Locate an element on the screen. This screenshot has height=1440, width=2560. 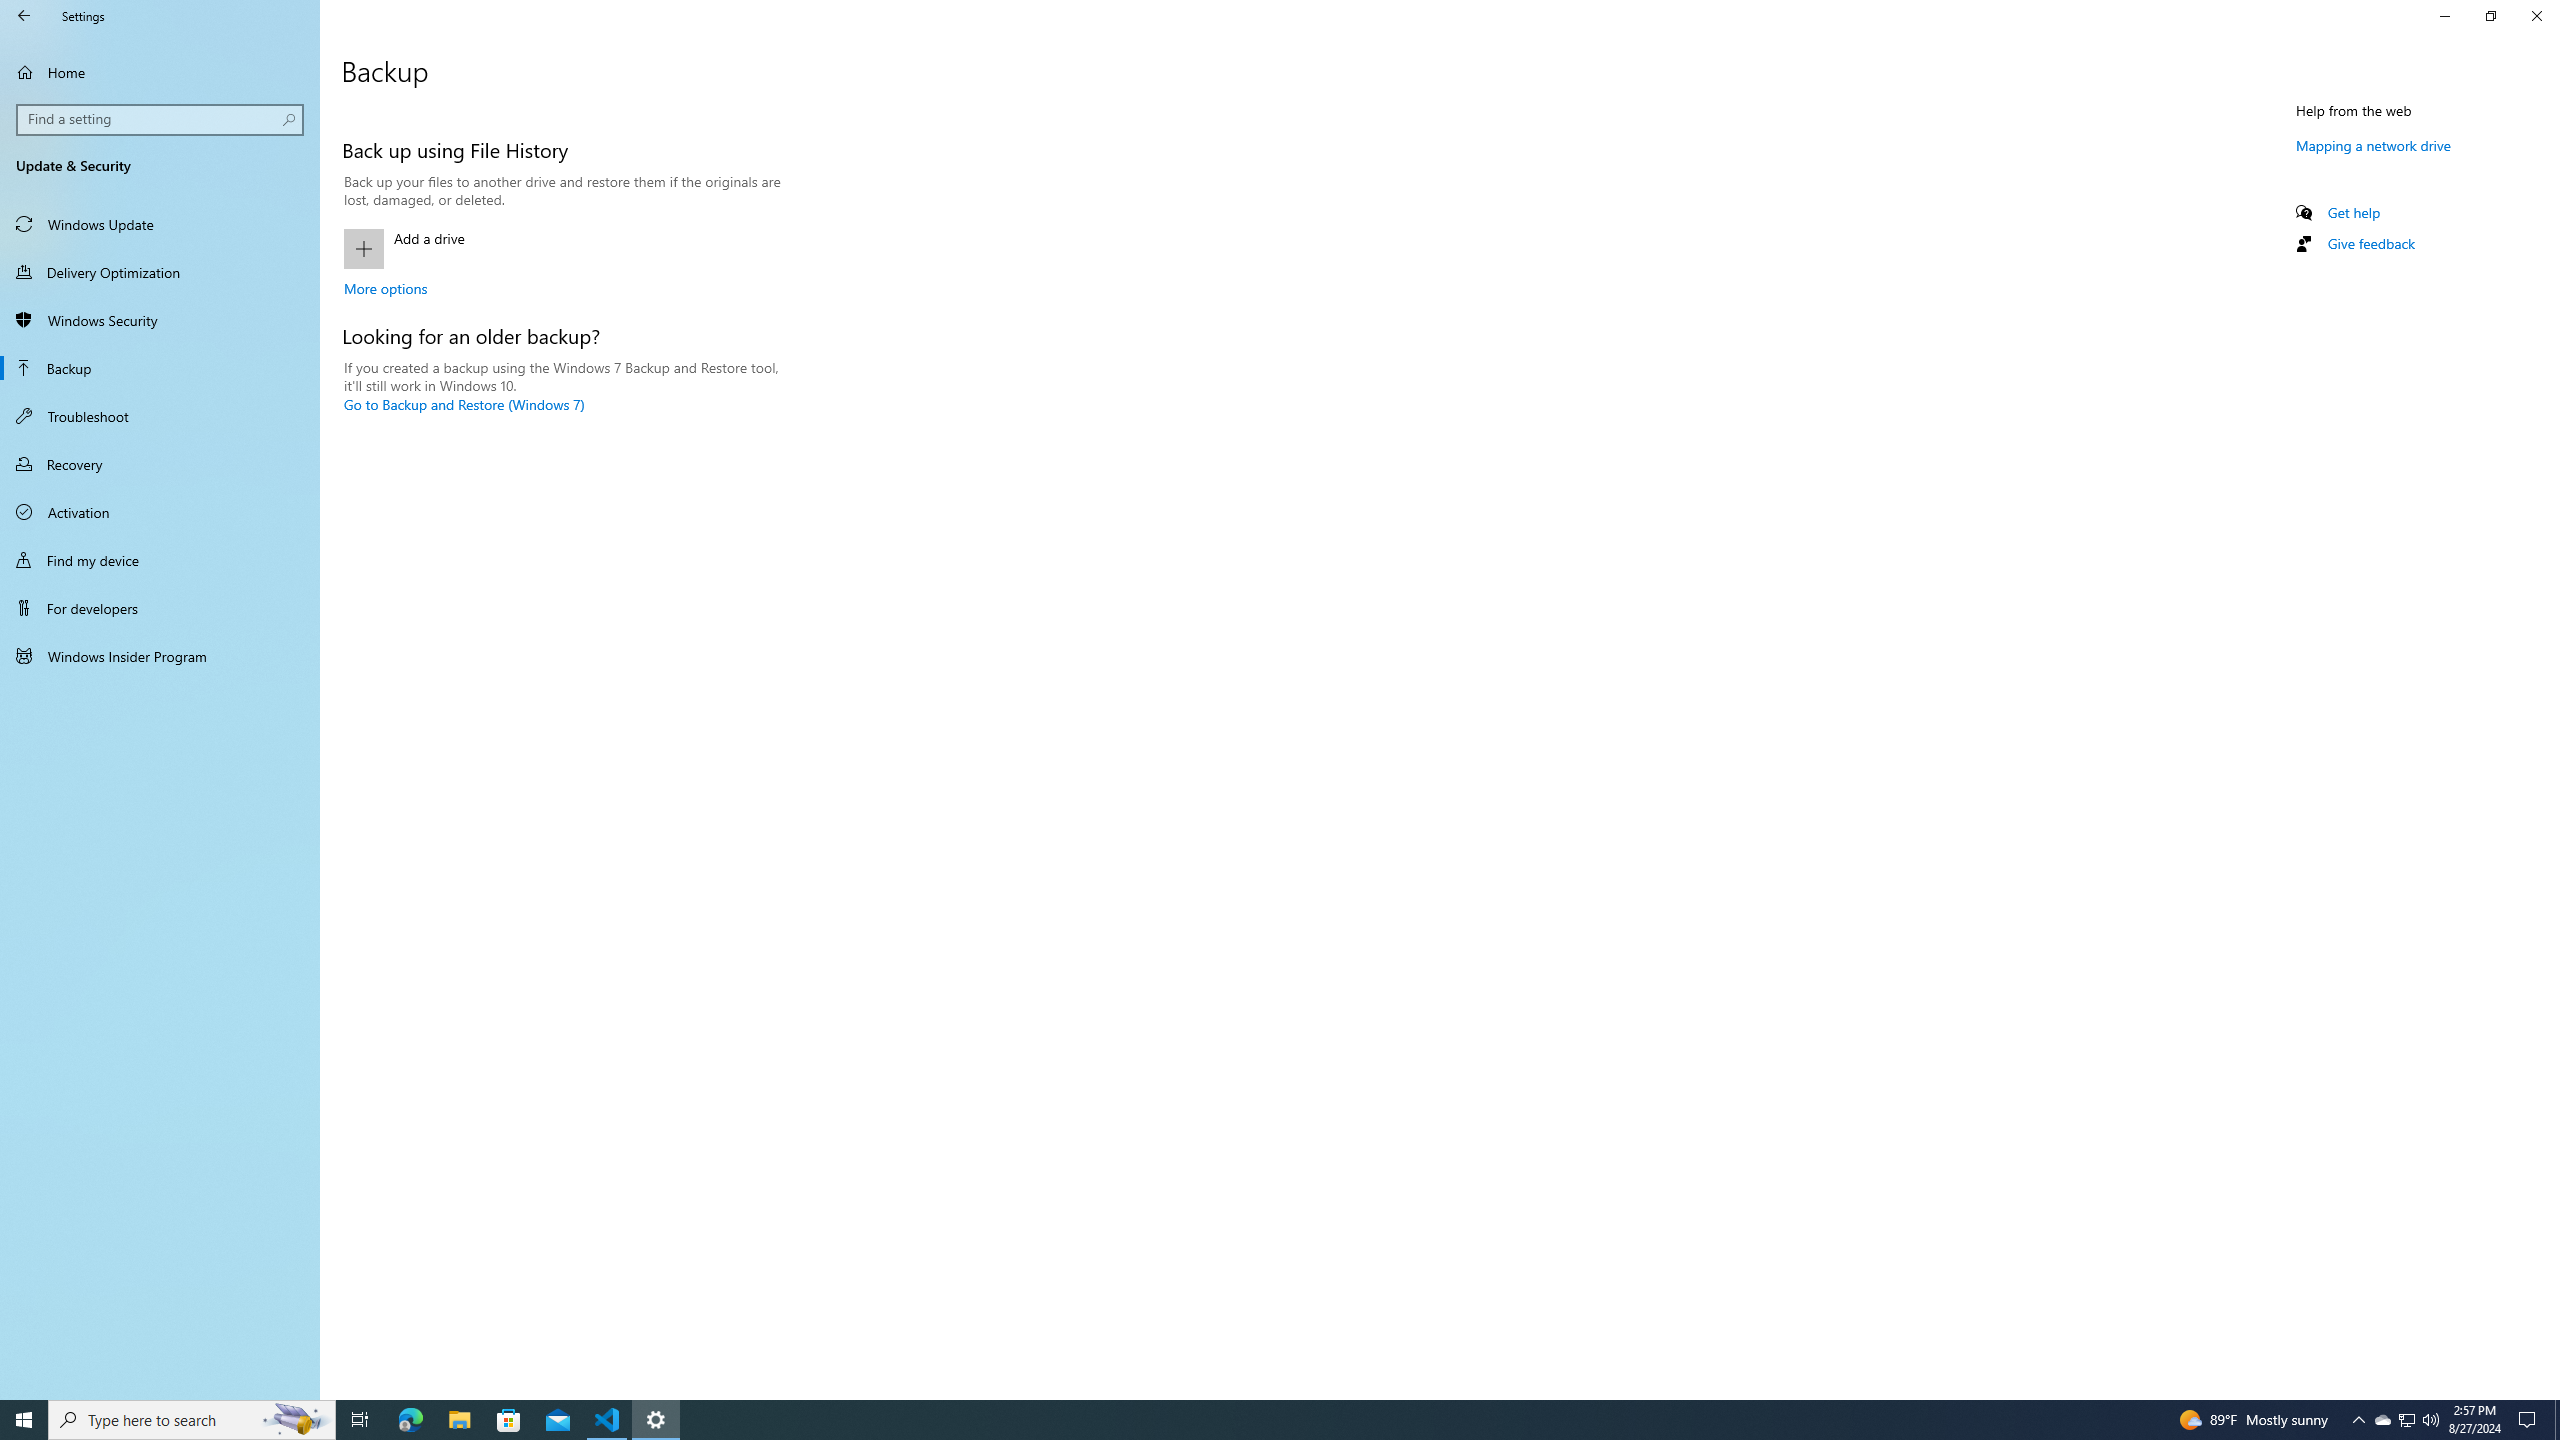
'Windows Security' is located at coordinates (159, 319).